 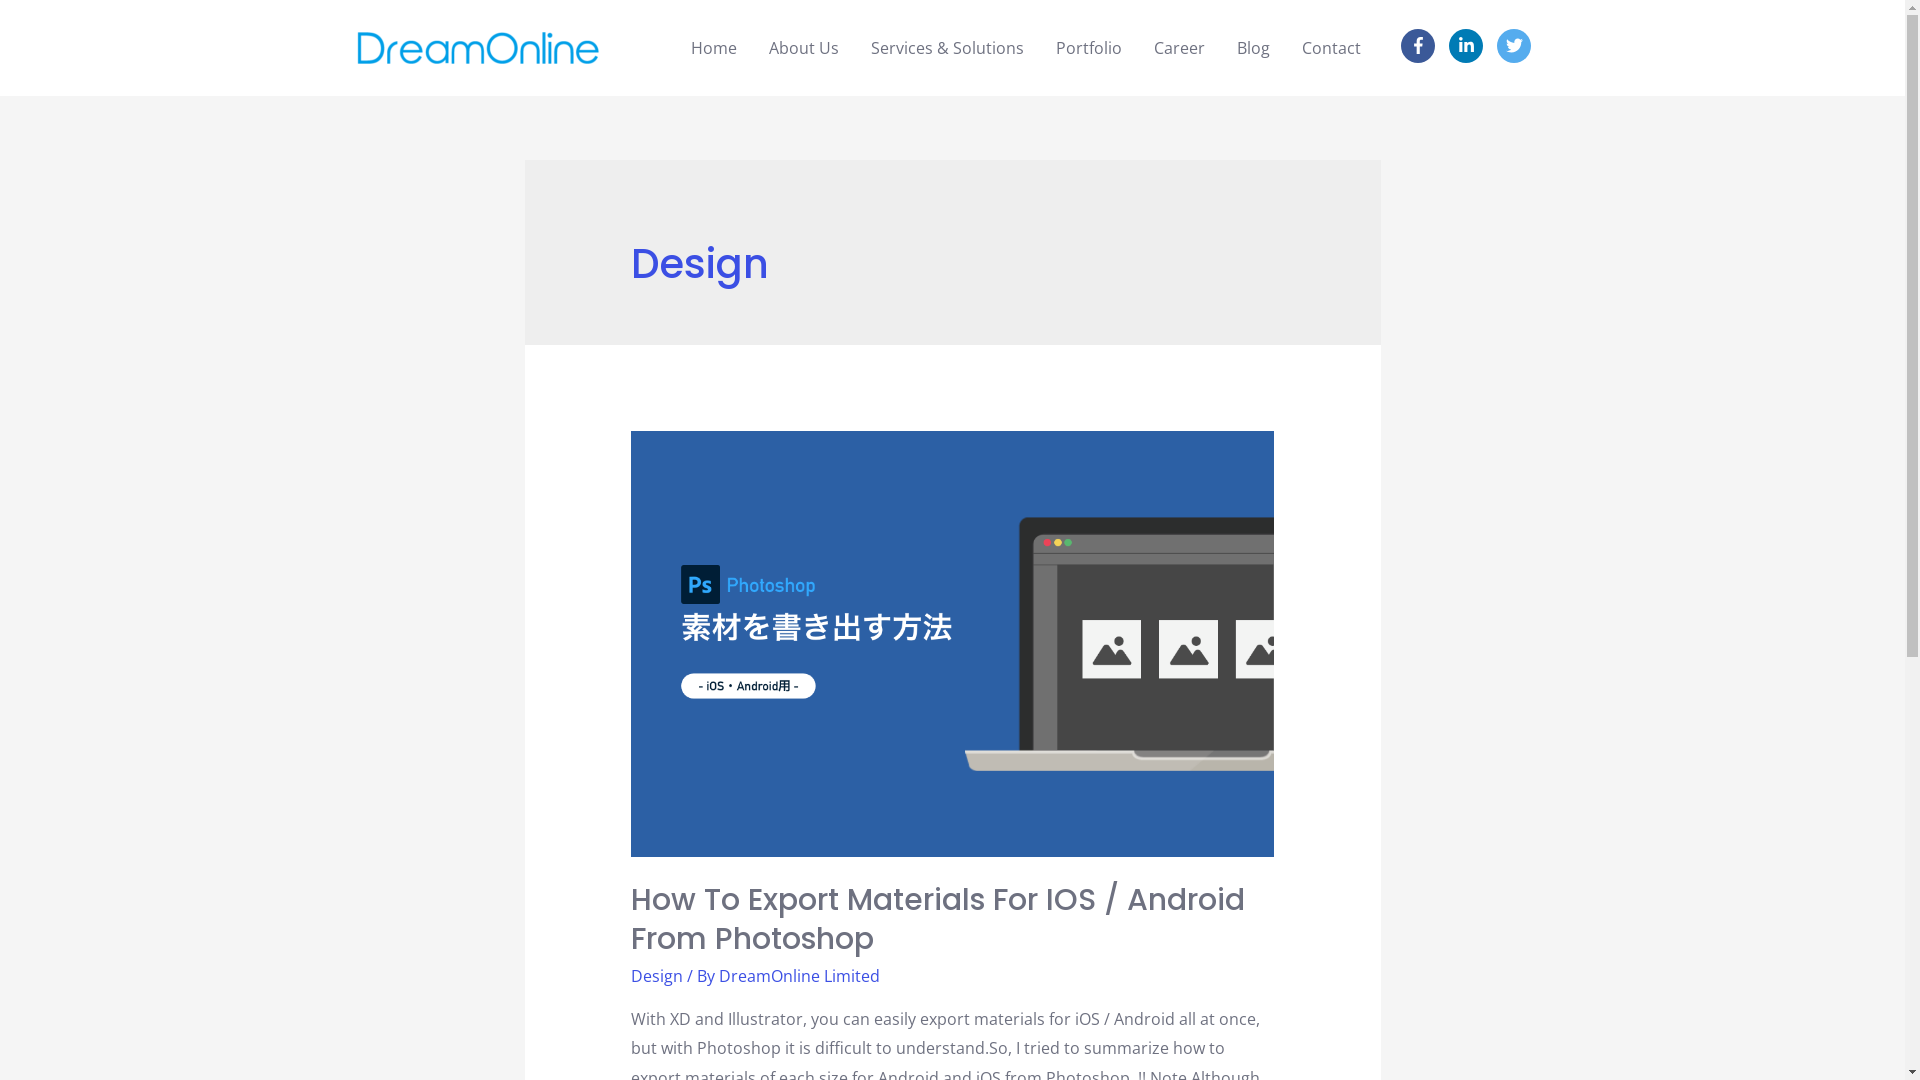 What do you see at coordinates (798, 974) in the screenshot?
I see `'DreamOnline Limited'` at bounding box center [798, 974].